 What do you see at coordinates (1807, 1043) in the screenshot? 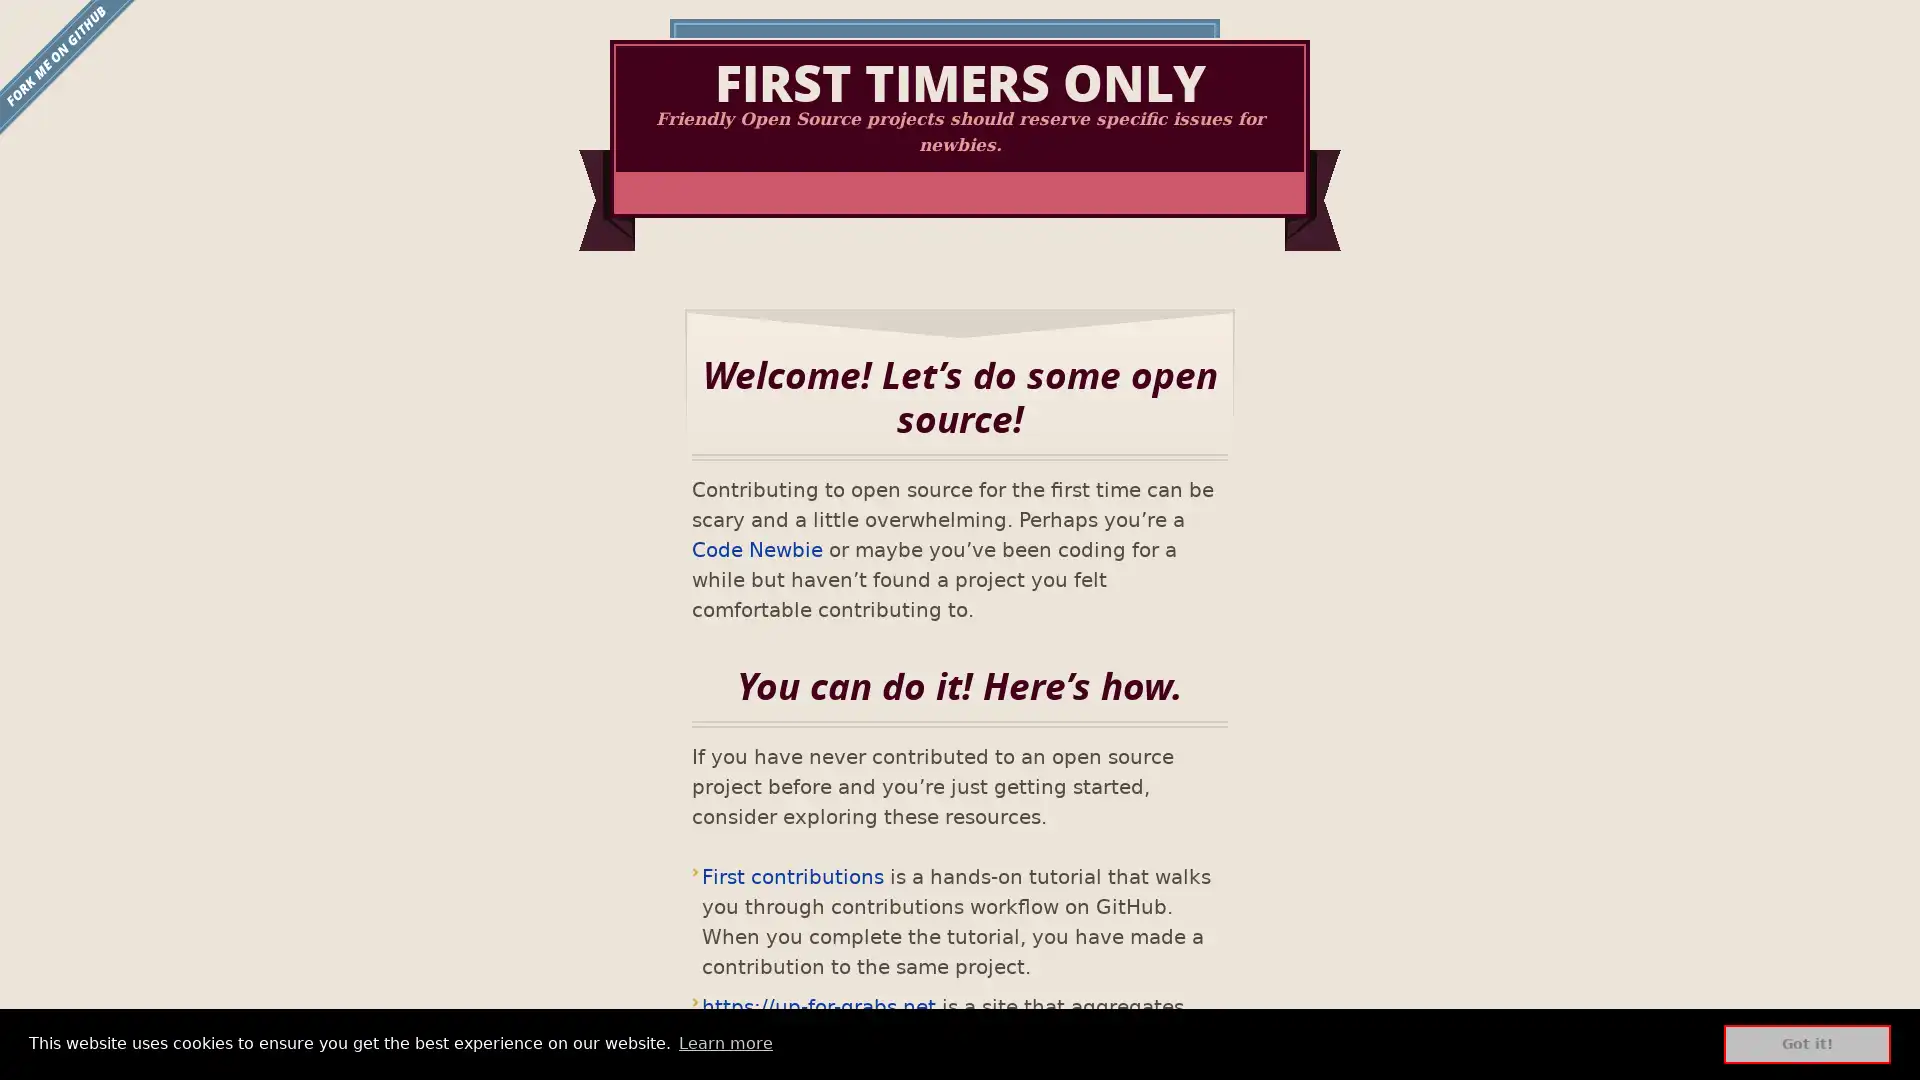
I see `dismiss cookie message` at bounding box center [1807, 1043].